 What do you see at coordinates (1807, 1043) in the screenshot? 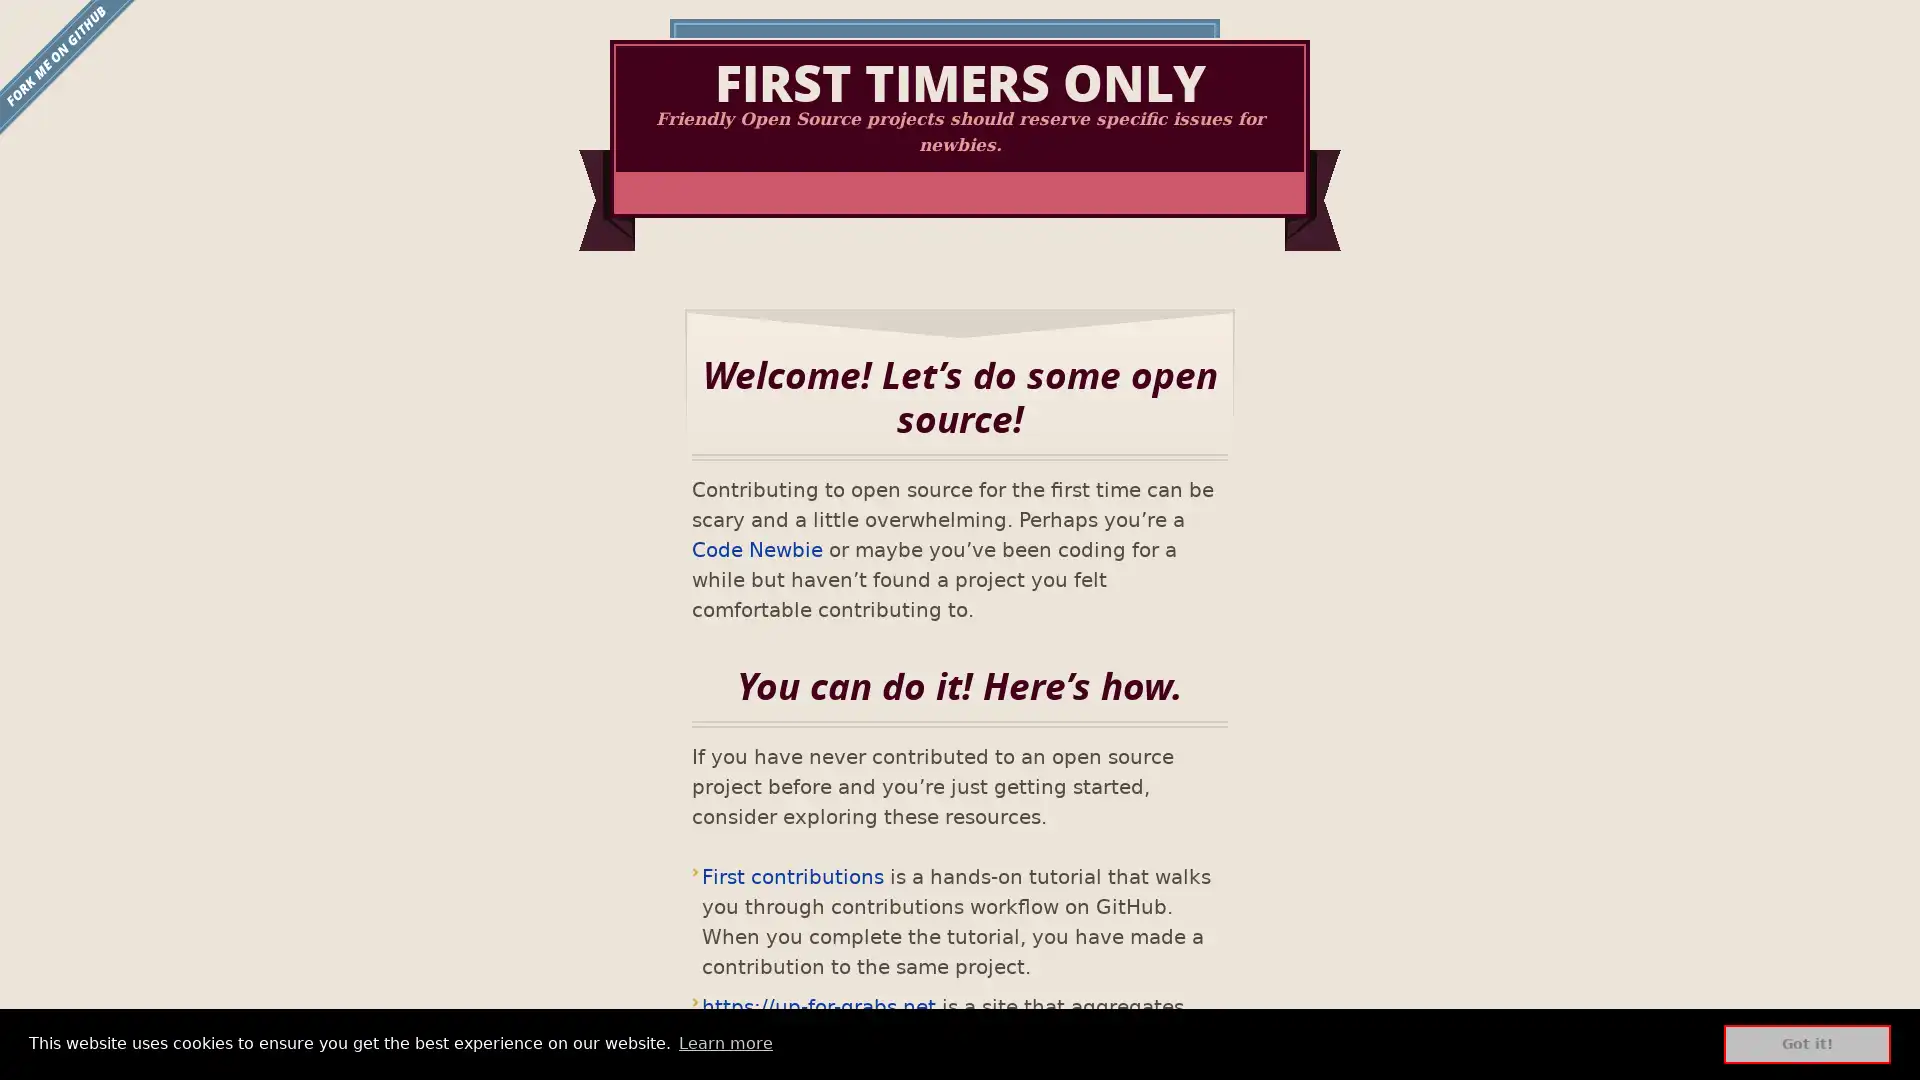
I see `dismiss cookie message` at bounding box center [1807, 1043].